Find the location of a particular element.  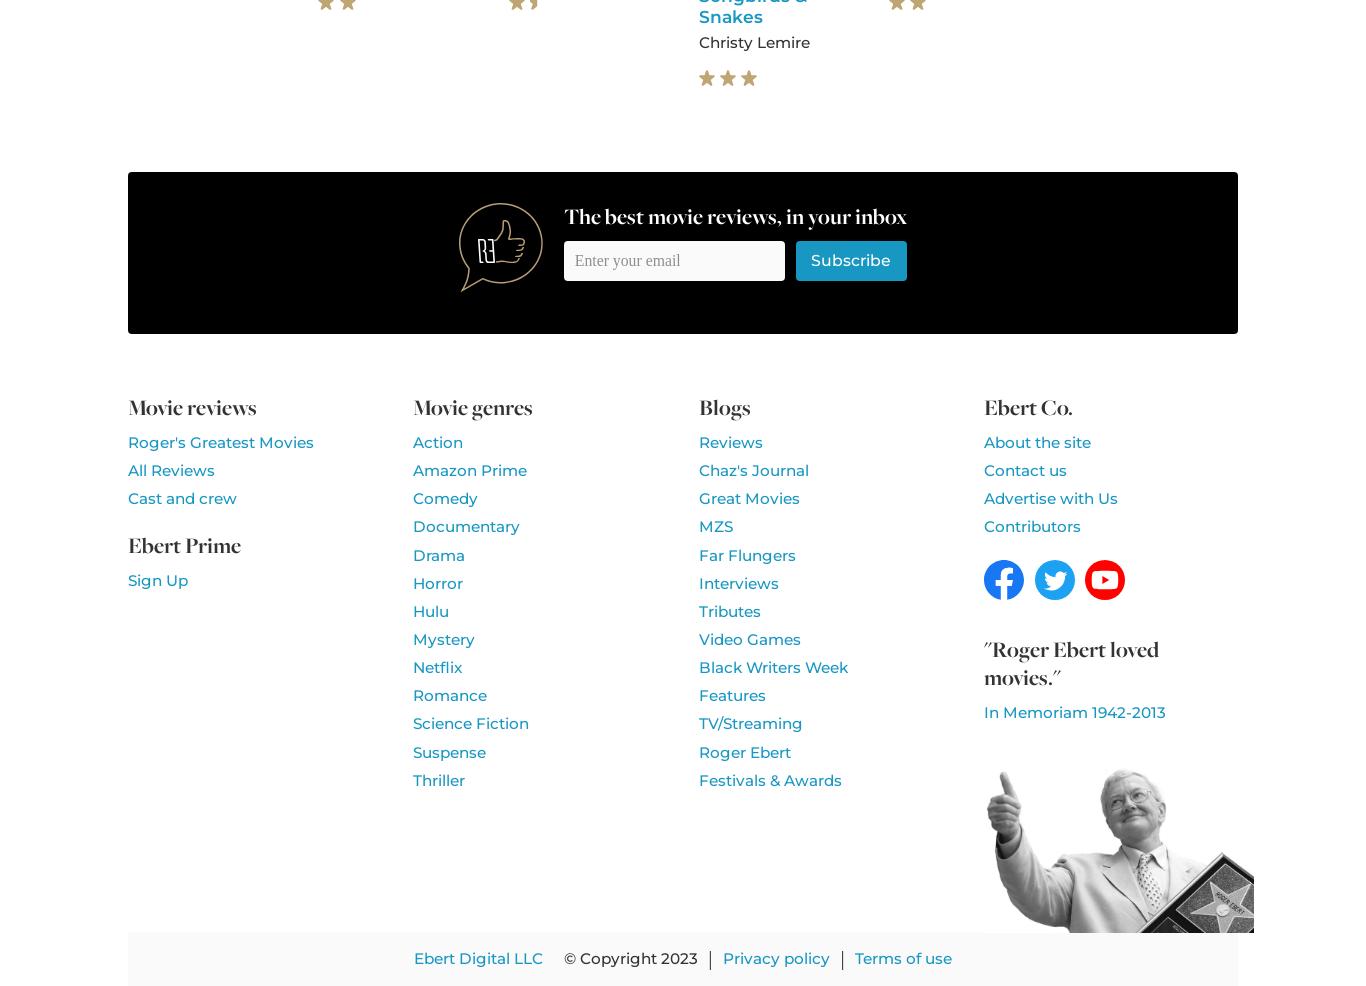

'Roger's Greatest Movies' is located at coordinates (220, 442).